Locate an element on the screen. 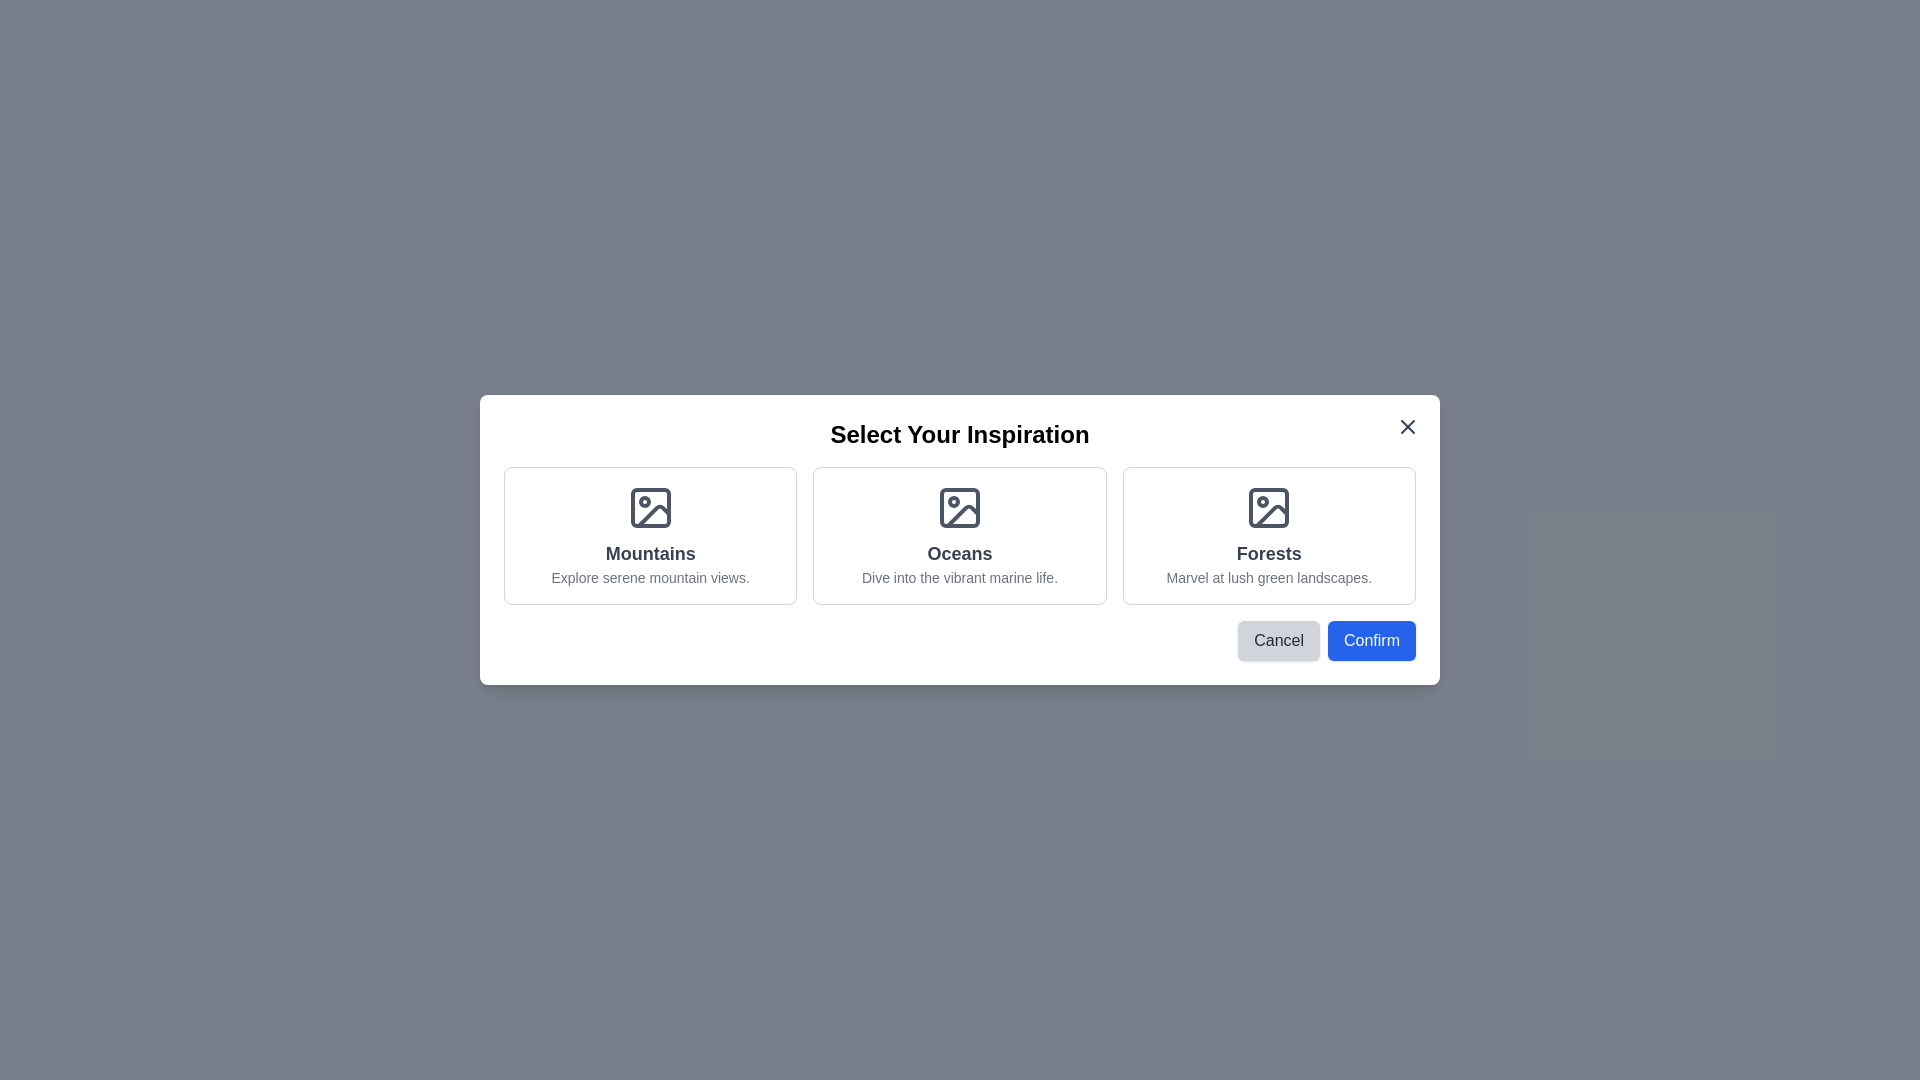 This screenshot has height=1080, width=1920. the text label that reads 'Marvel at lush green landscapes.' located at the bottom of the 'Forests' card, which is styled with a small, gray font is located at coordinates (1268, 578).